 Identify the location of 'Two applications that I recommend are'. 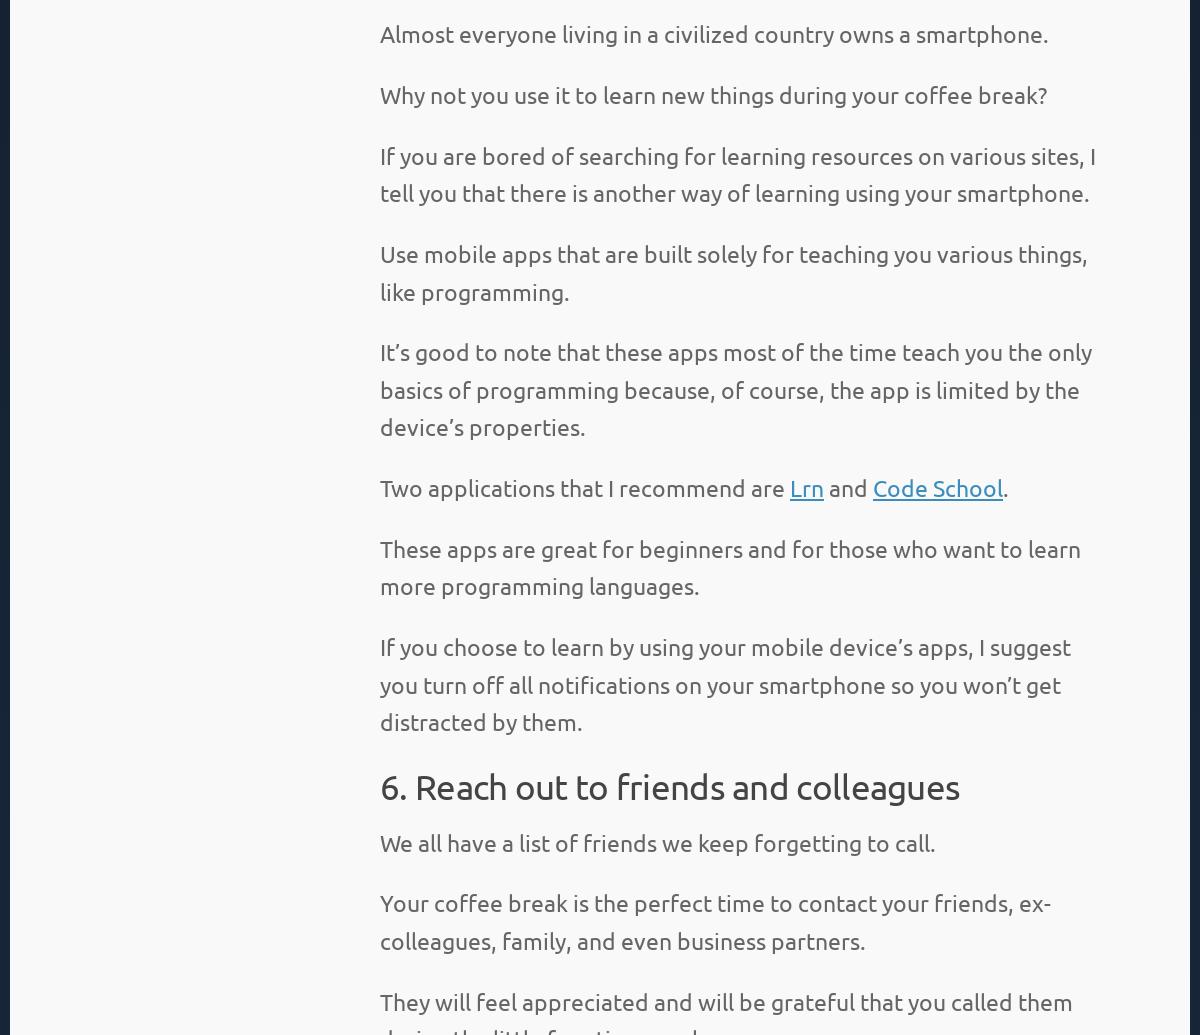
(380, 487).